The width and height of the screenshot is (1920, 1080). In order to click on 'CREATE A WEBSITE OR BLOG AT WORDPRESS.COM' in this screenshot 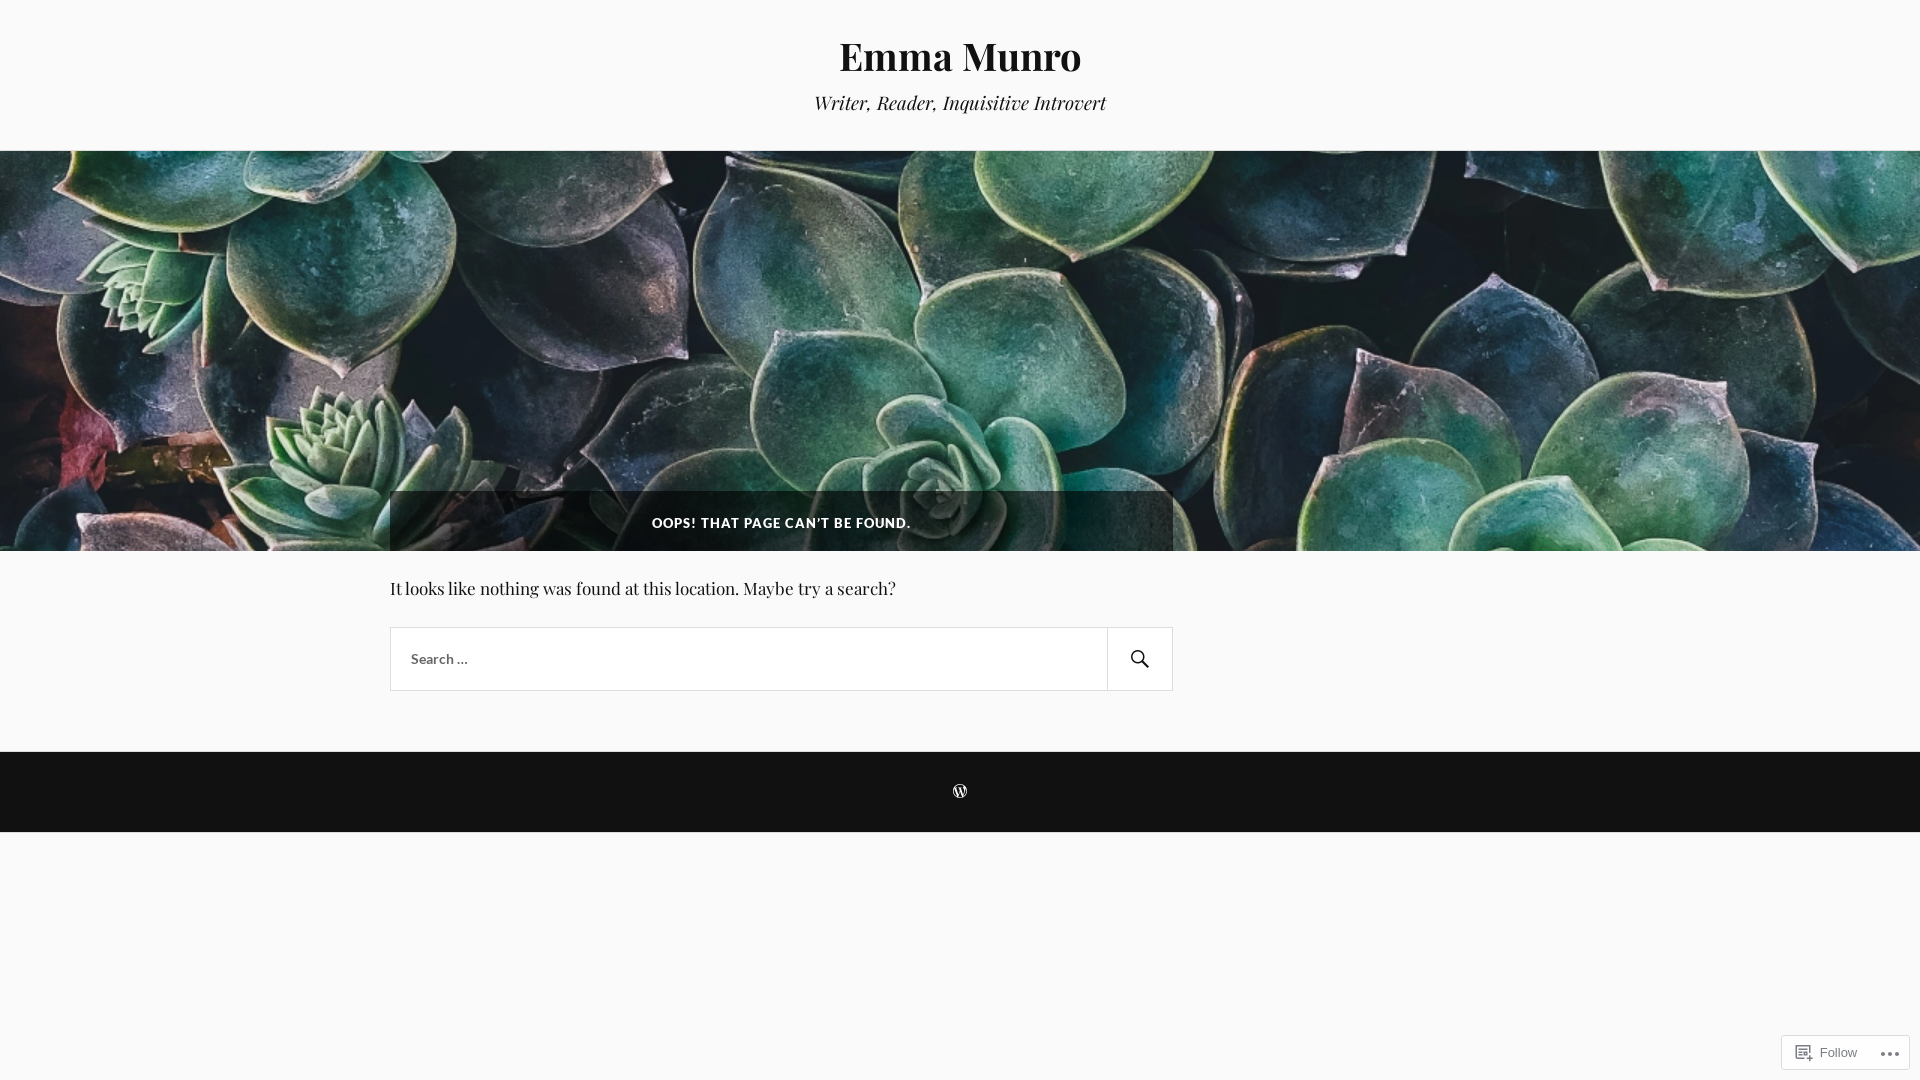, I will do `click(960, 791)`.